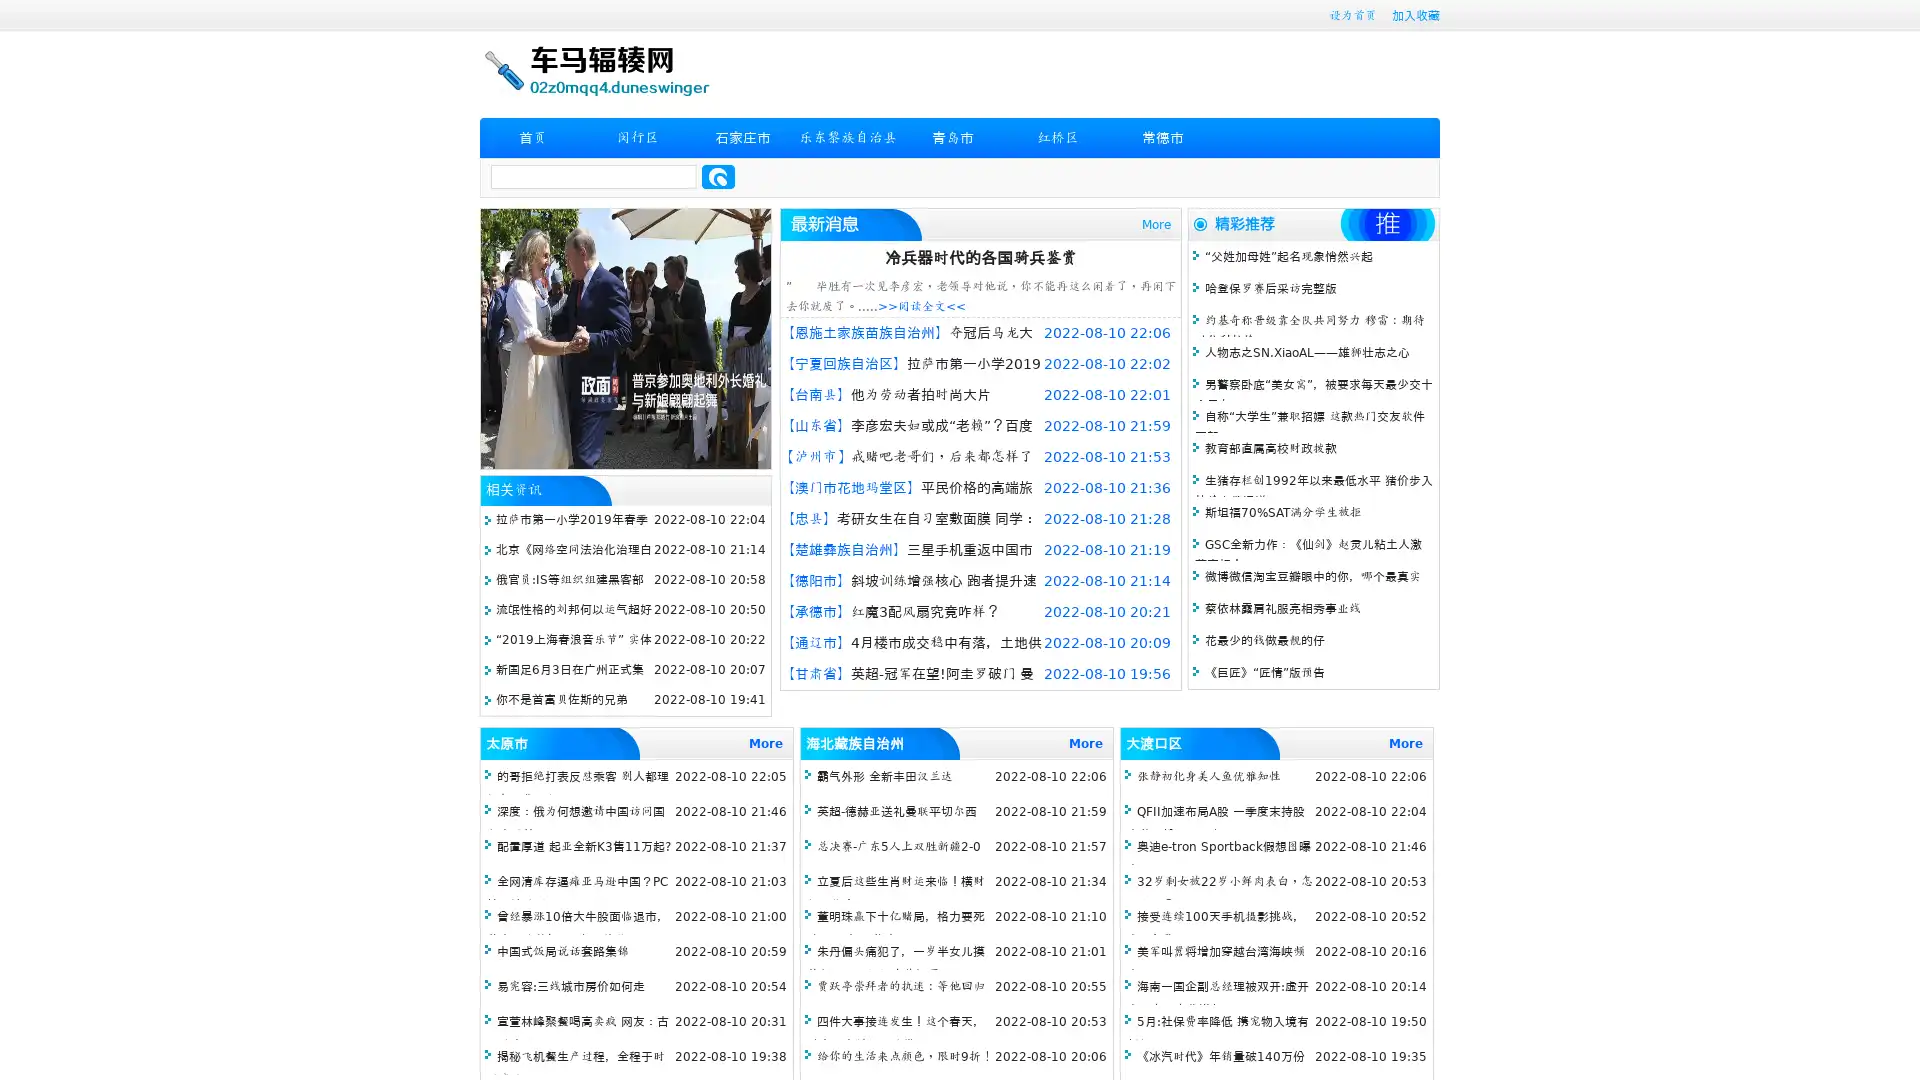 The image size is (1920, 1080). I want to click on Search, so click(718, 176).